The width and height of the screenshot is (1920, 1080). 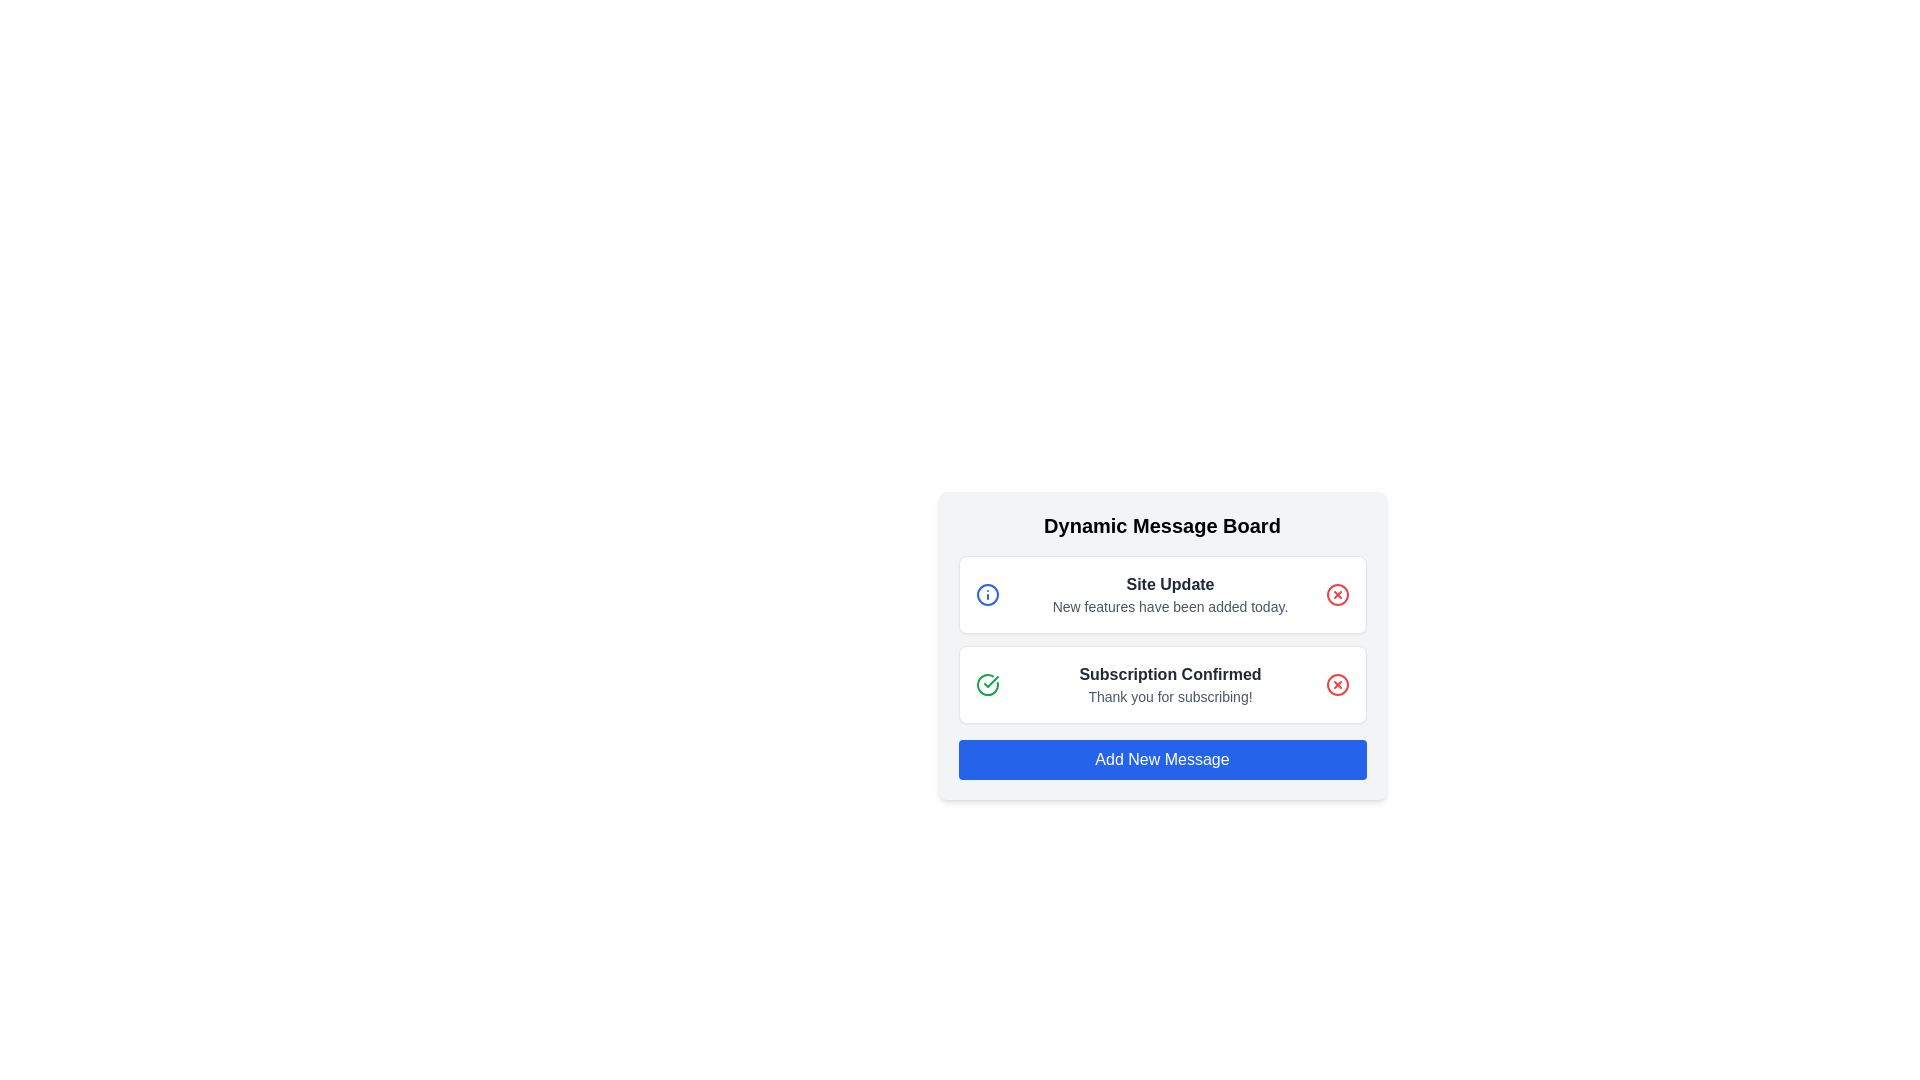 What do you see at coordinates (1337, 684) in the screenshot?
I see `the close button located at the rightmost end of the 'Subscription Confirmed' message` at bounding box center [1337, 684].